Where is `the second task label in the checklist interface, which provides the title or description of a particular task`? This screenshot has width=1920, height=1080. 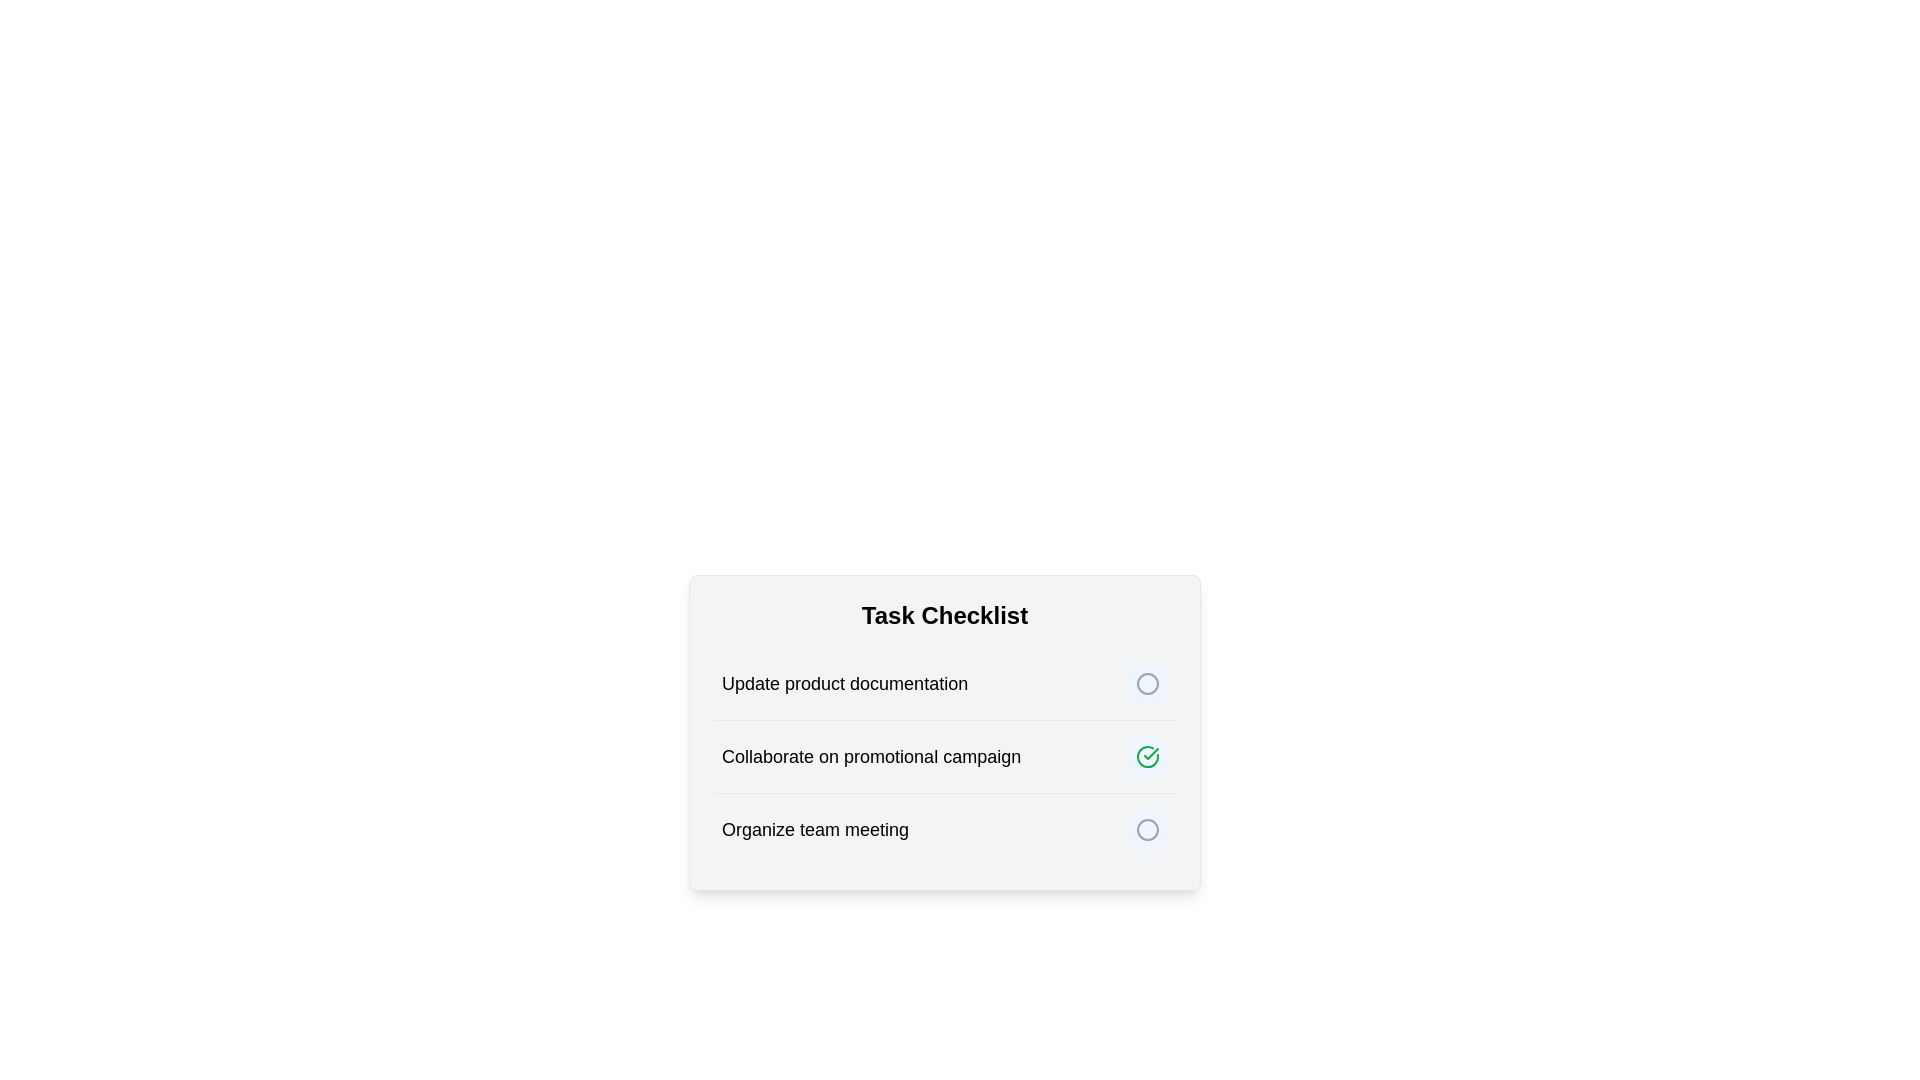 the second task label in the checklist interface, which provides the title or description of a particular task is located at coordinates (871, 756).